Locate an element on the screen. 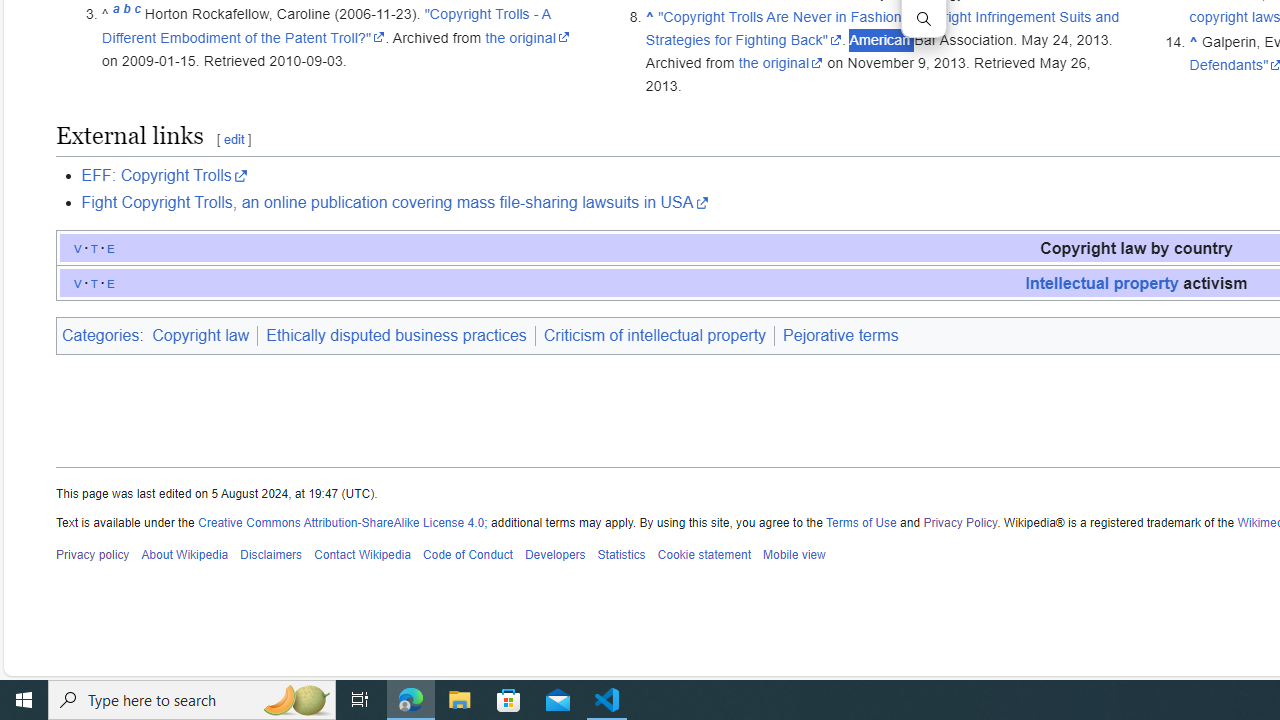  'Privacy Policy' is located at coordinates (960, 521).